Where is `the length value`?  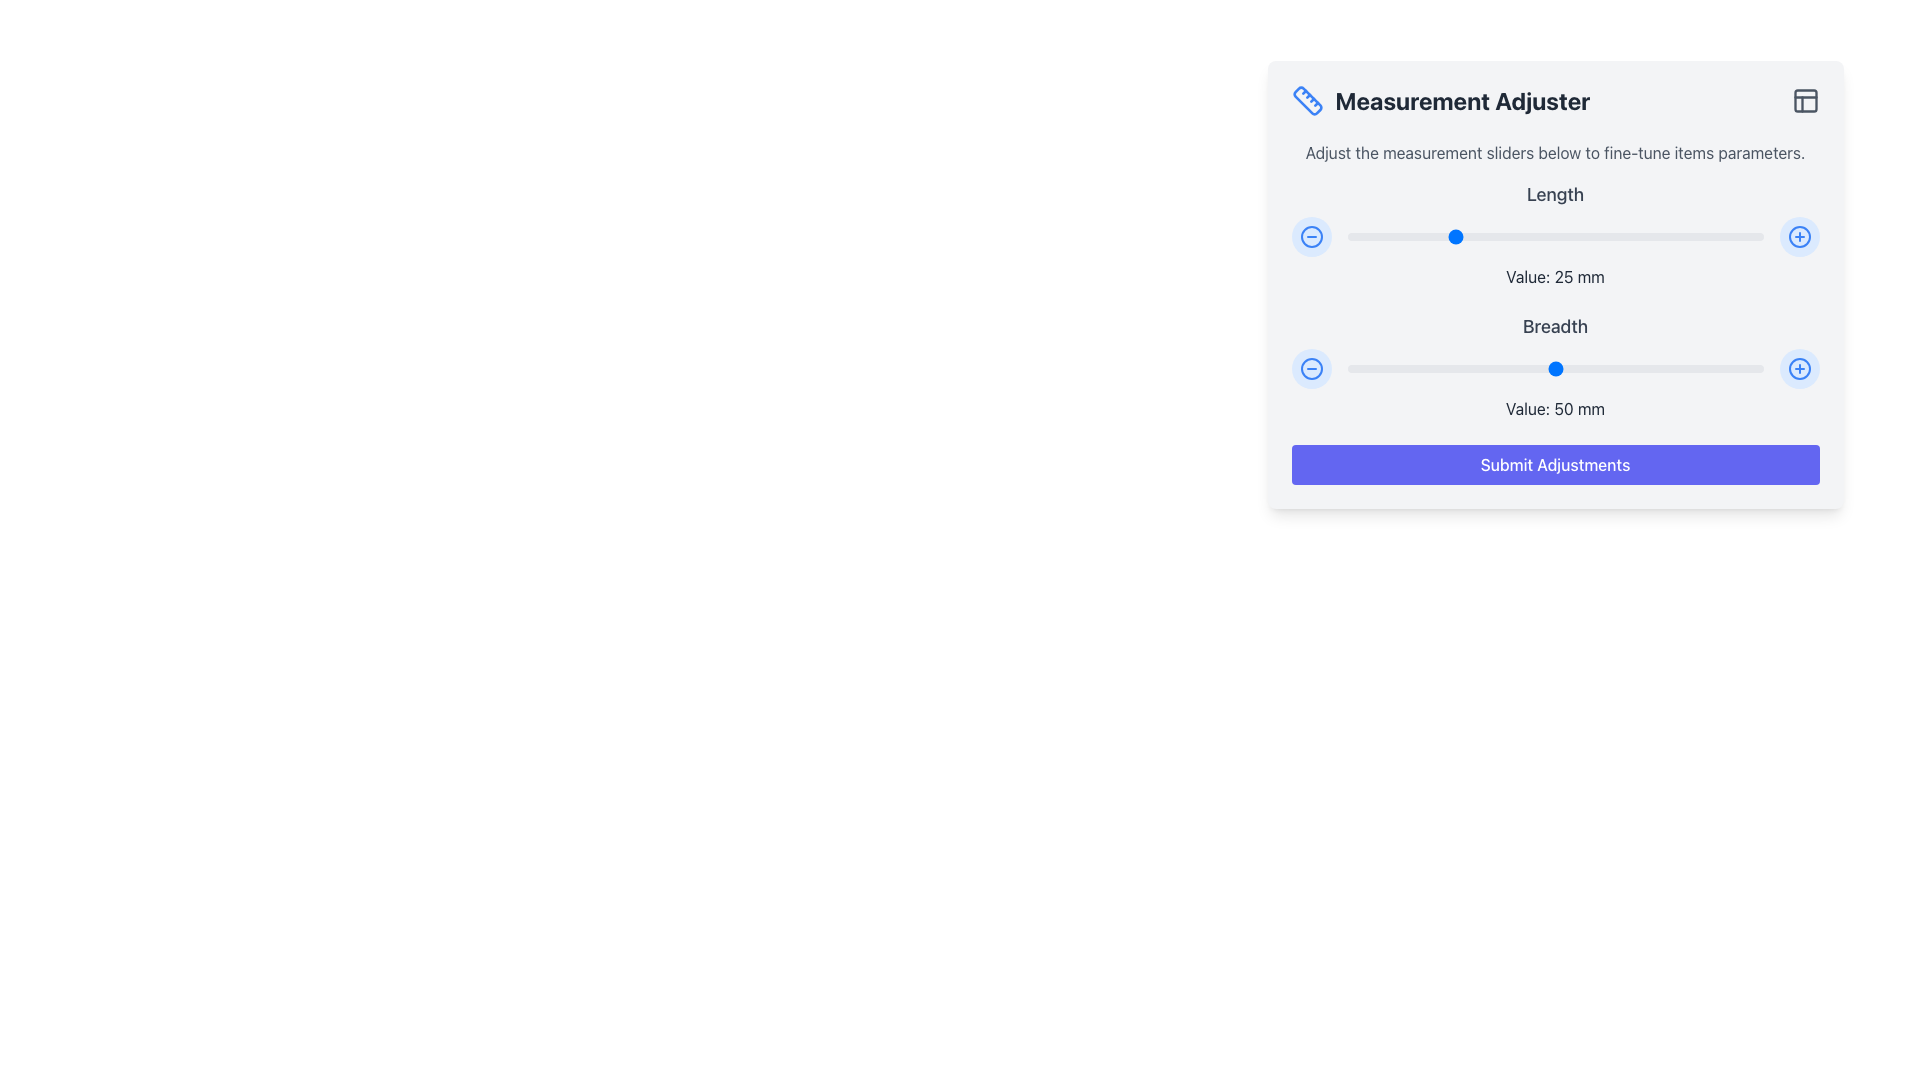 the length value is located at coordinates (1525, 235).